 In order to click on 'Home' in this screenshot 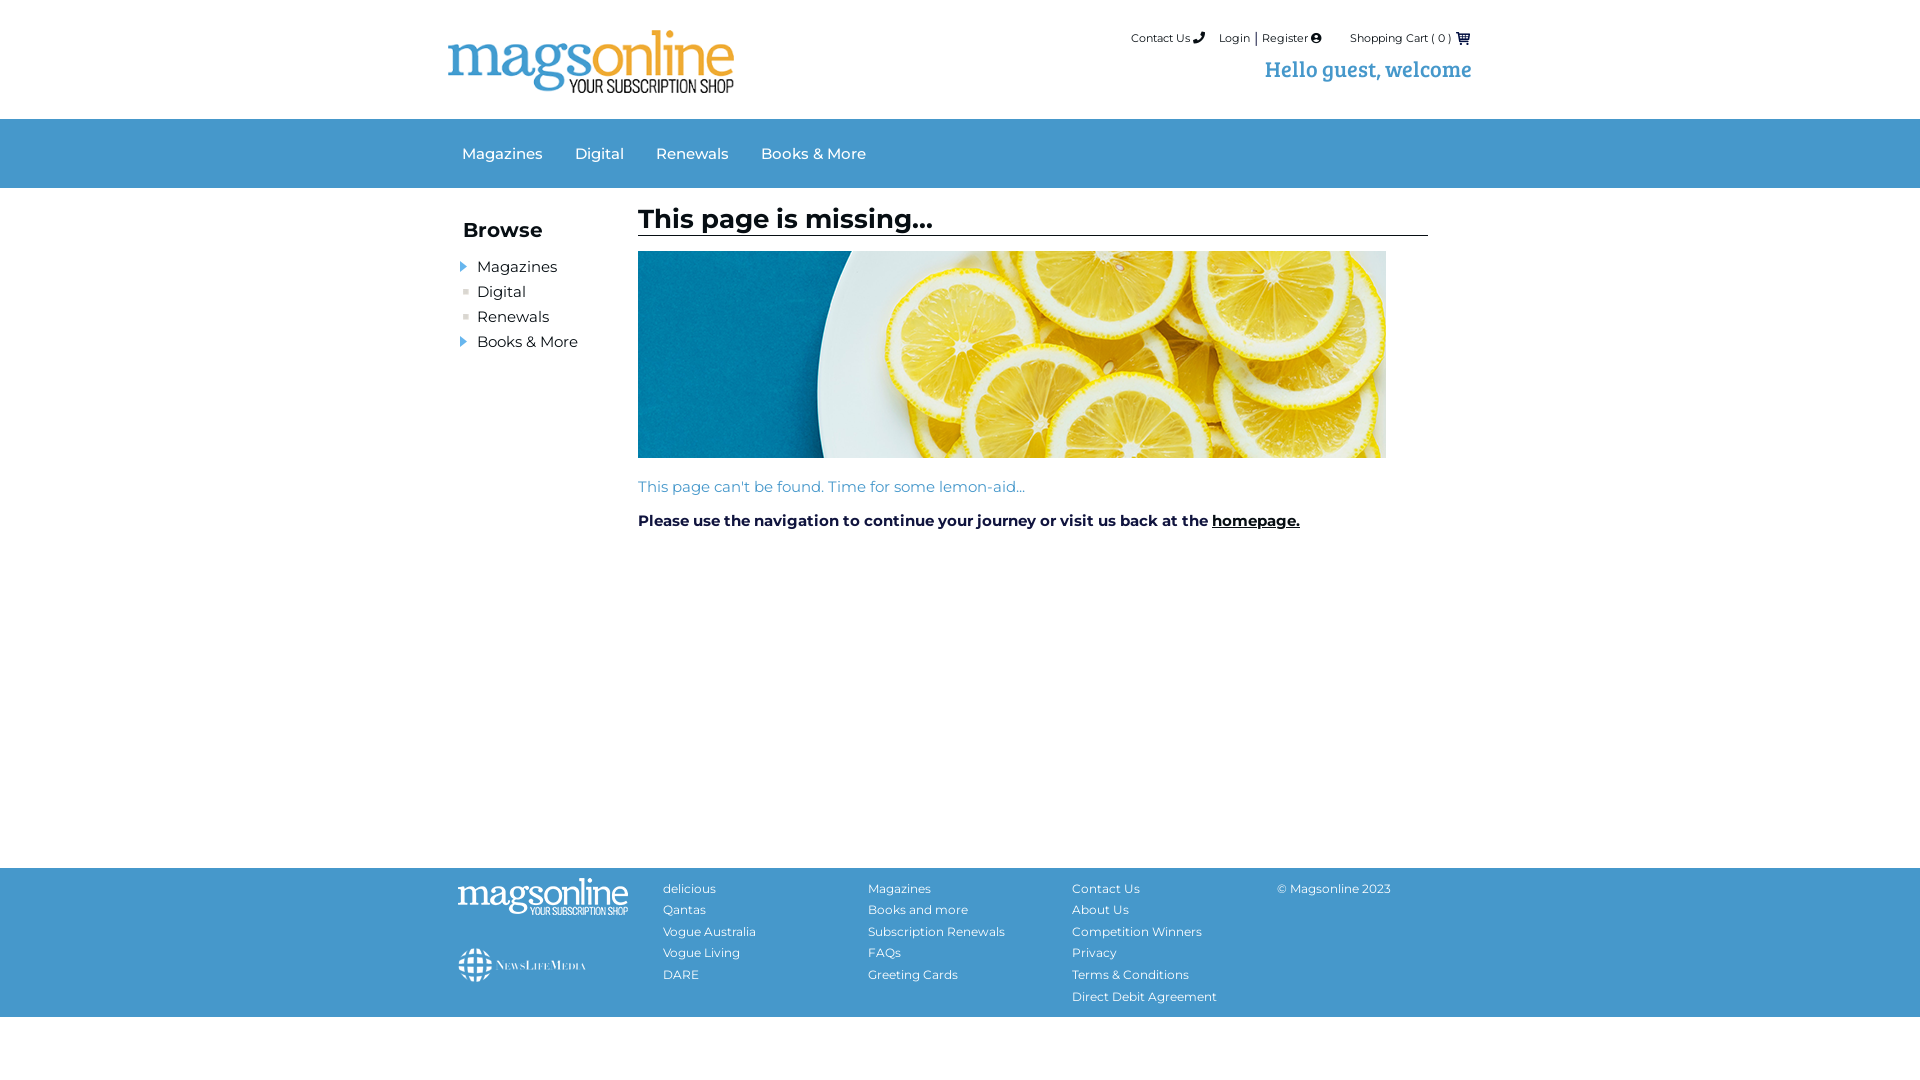, I will do `click(589, 76)`.